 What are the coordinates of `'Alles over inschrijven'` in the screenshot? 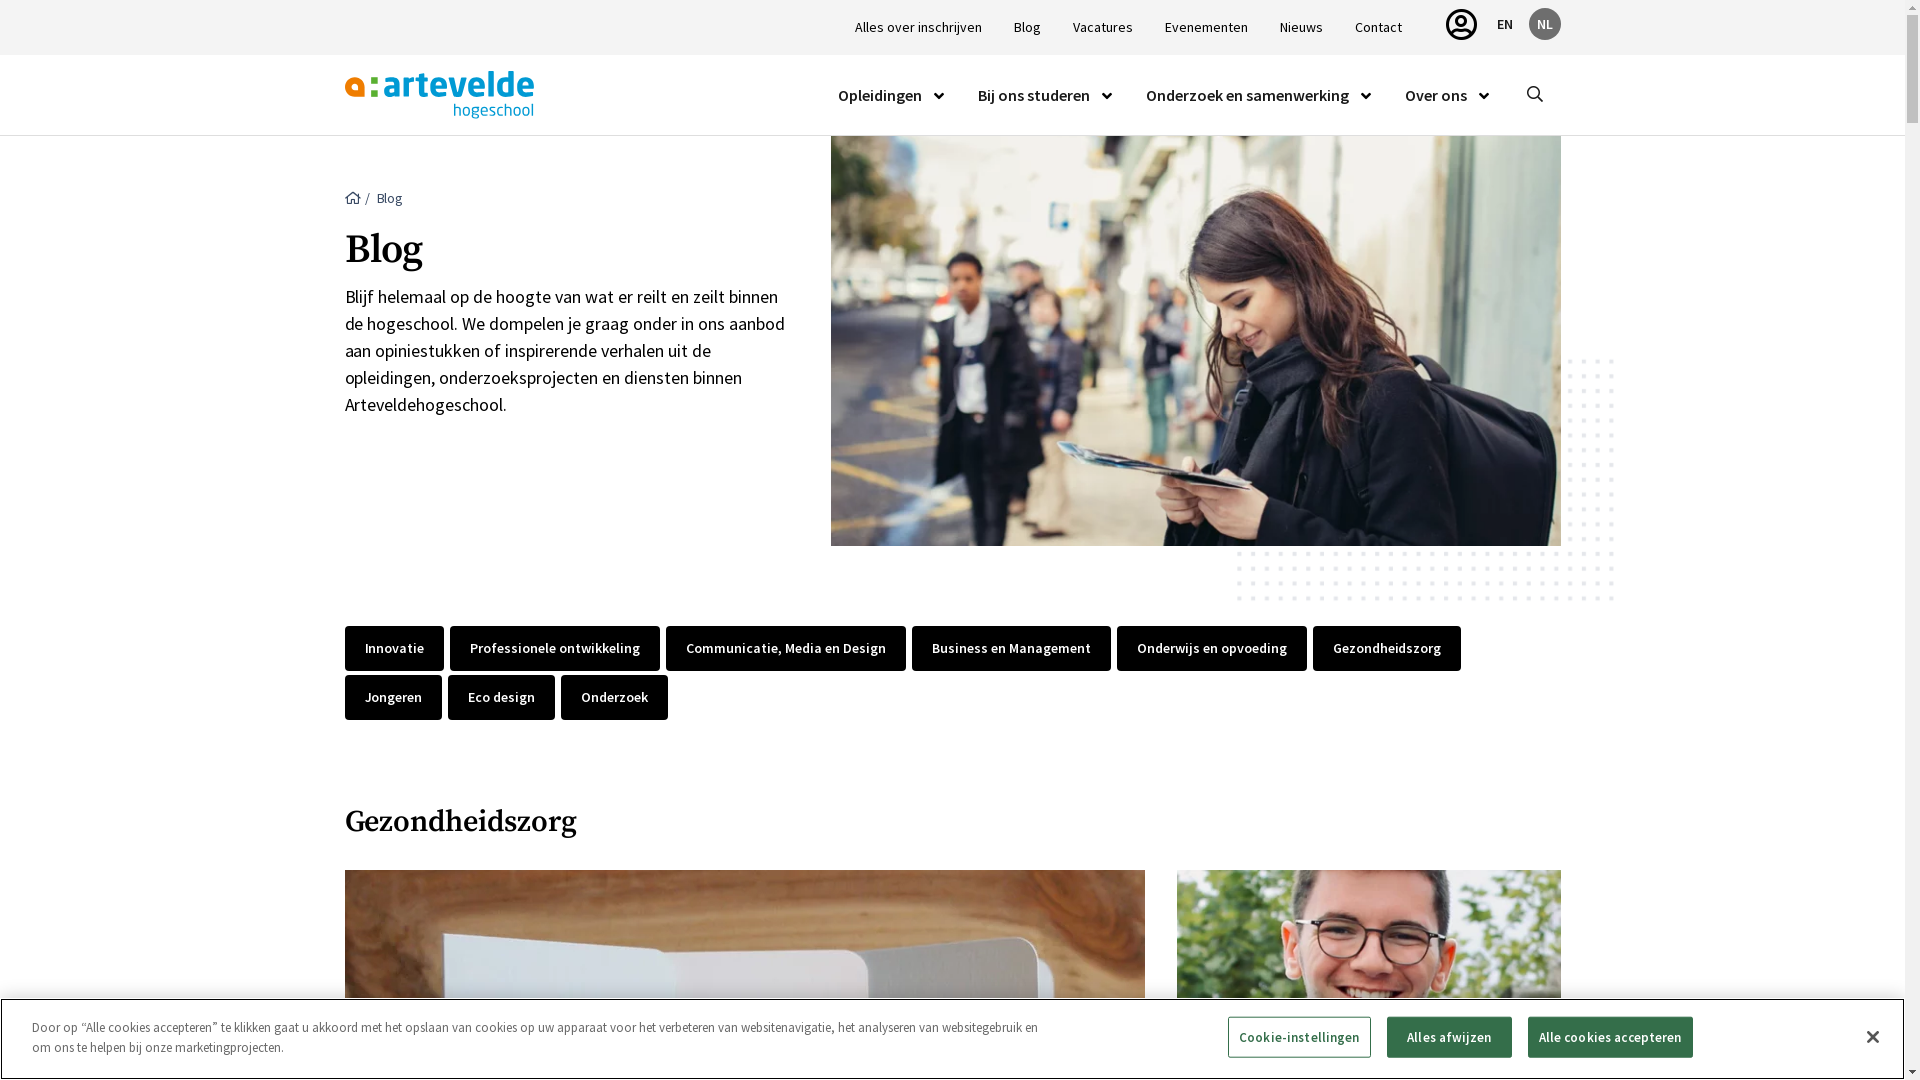 It's located at (916, 27).